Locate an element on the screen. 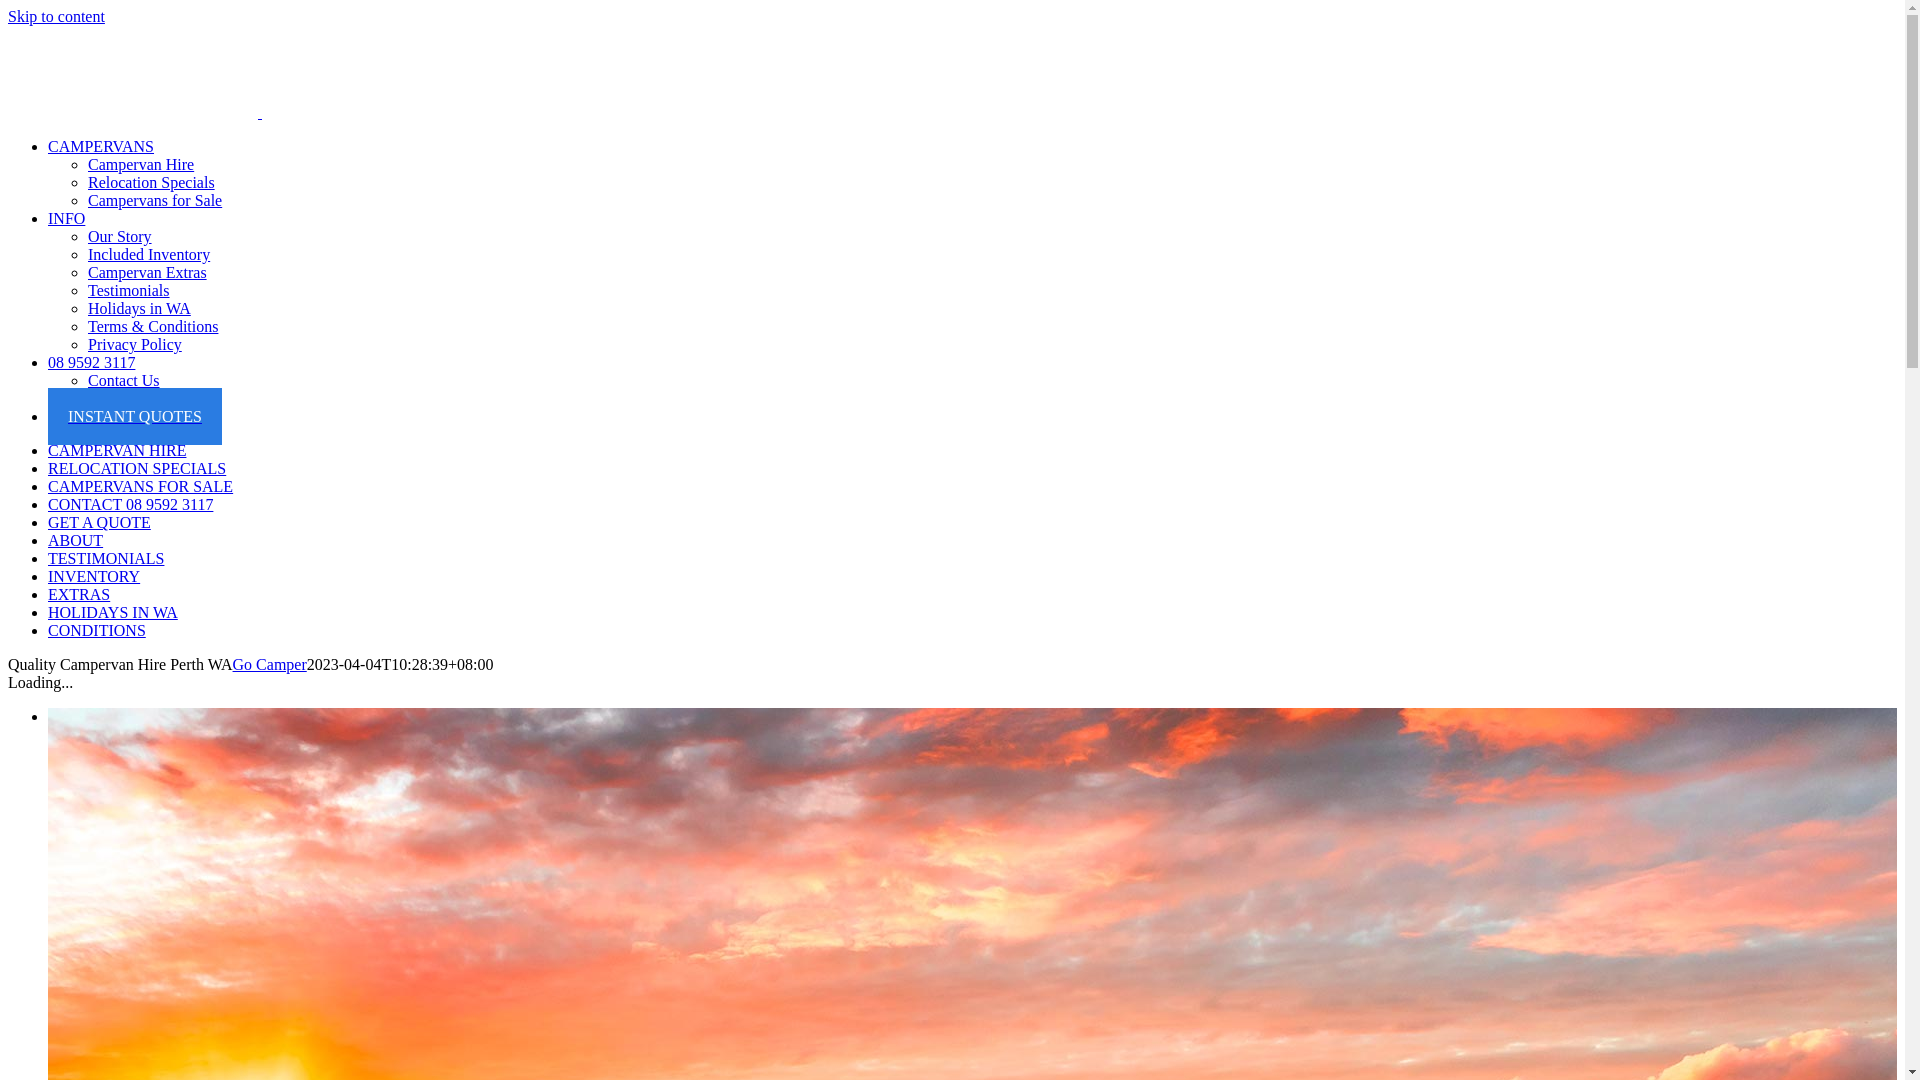 Image resolution: width=1920 pixels, height=1080 pixels. 'Testimonials' is located at coordinates (86, 290).